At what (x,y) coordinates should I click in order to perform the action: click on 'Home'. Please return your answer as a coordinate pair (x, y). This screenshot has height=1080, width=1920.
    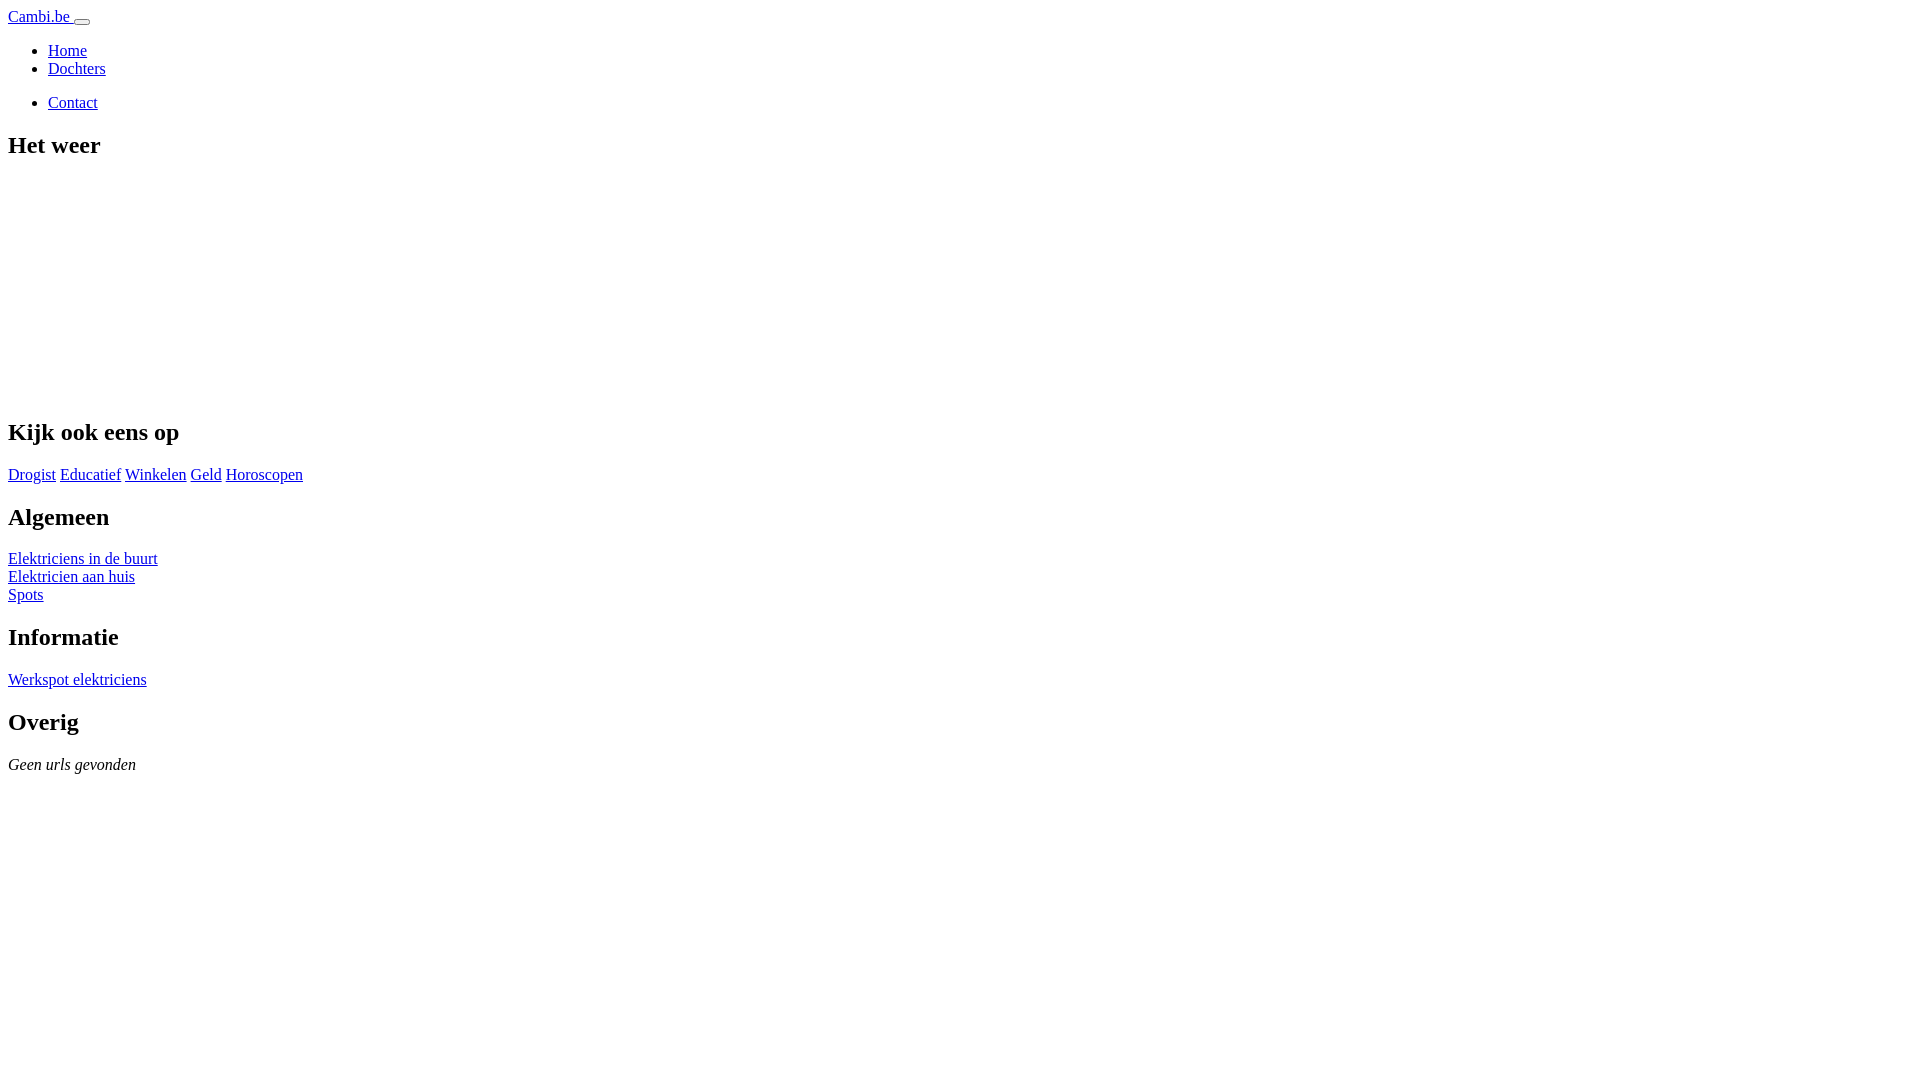
    Looking at the image, I should click on (67, 49).